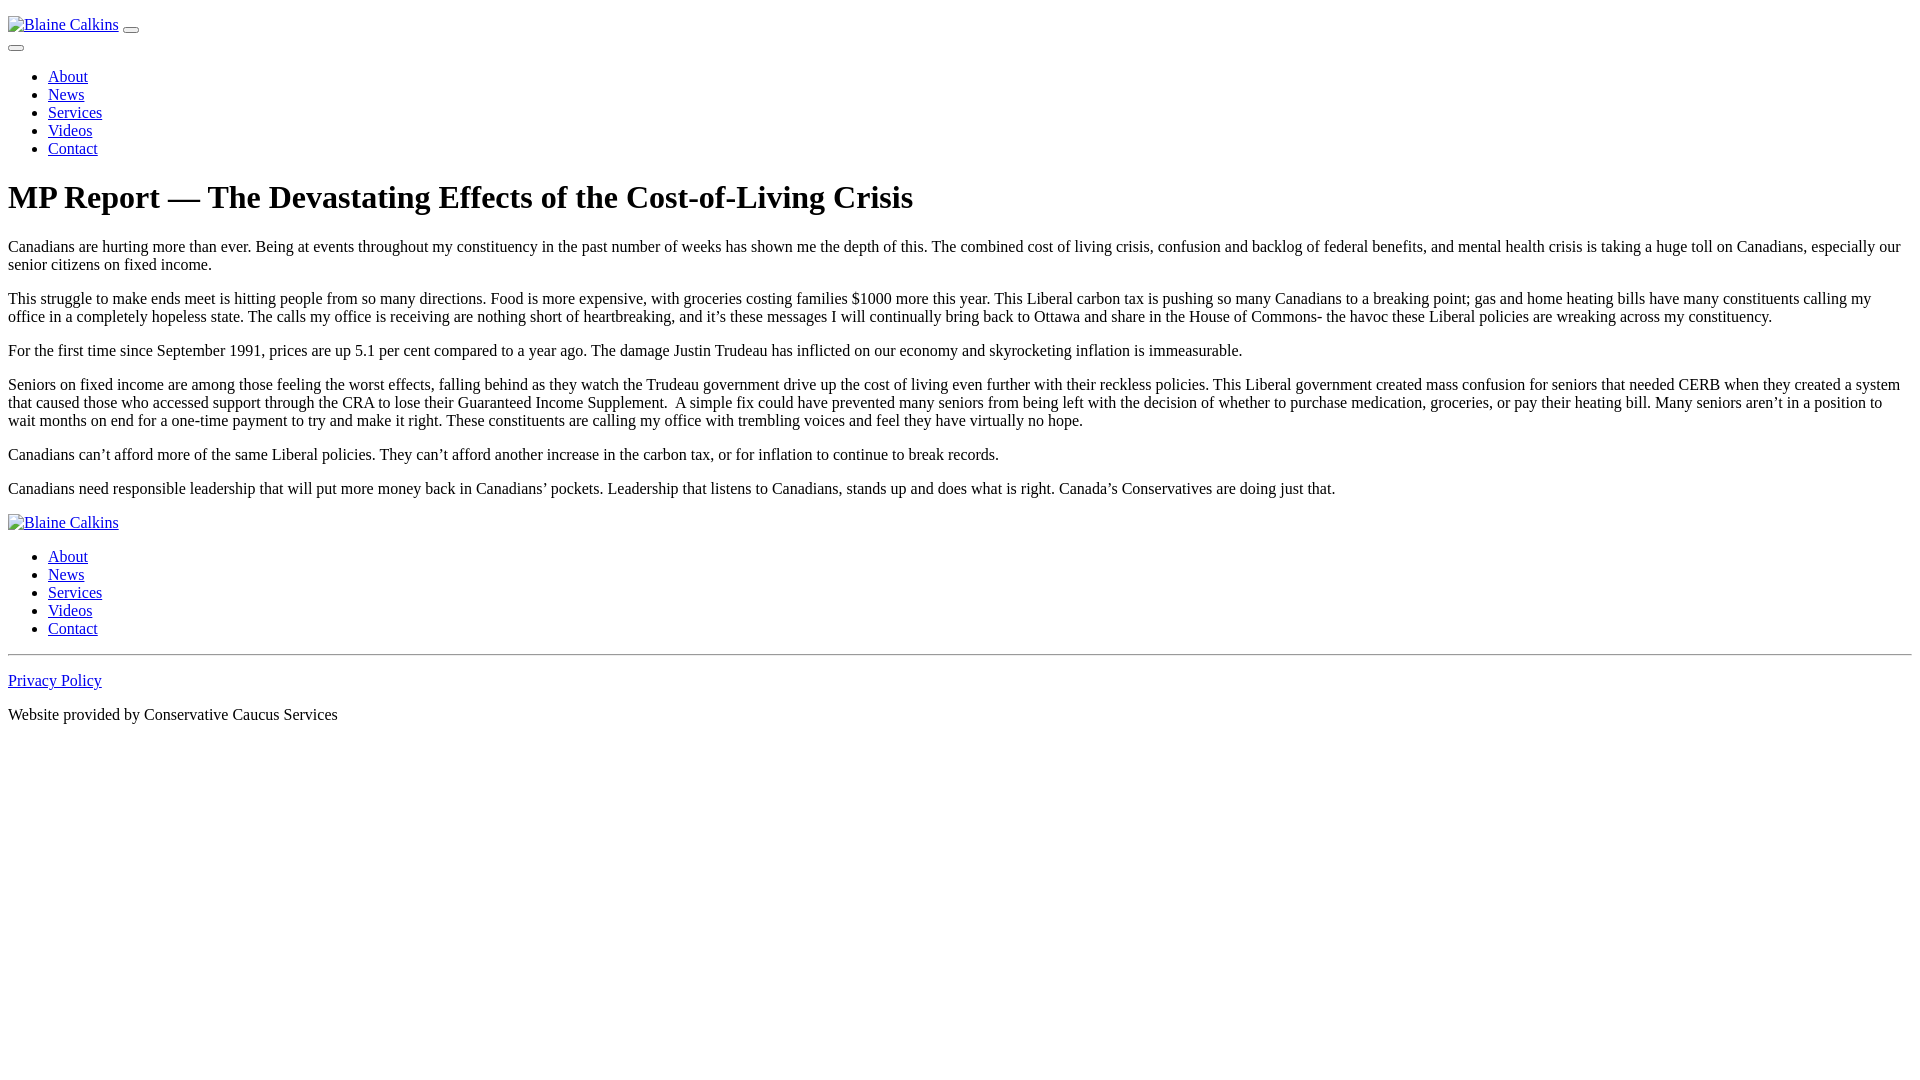  I want to click on 'Videos', so click(48, 609).